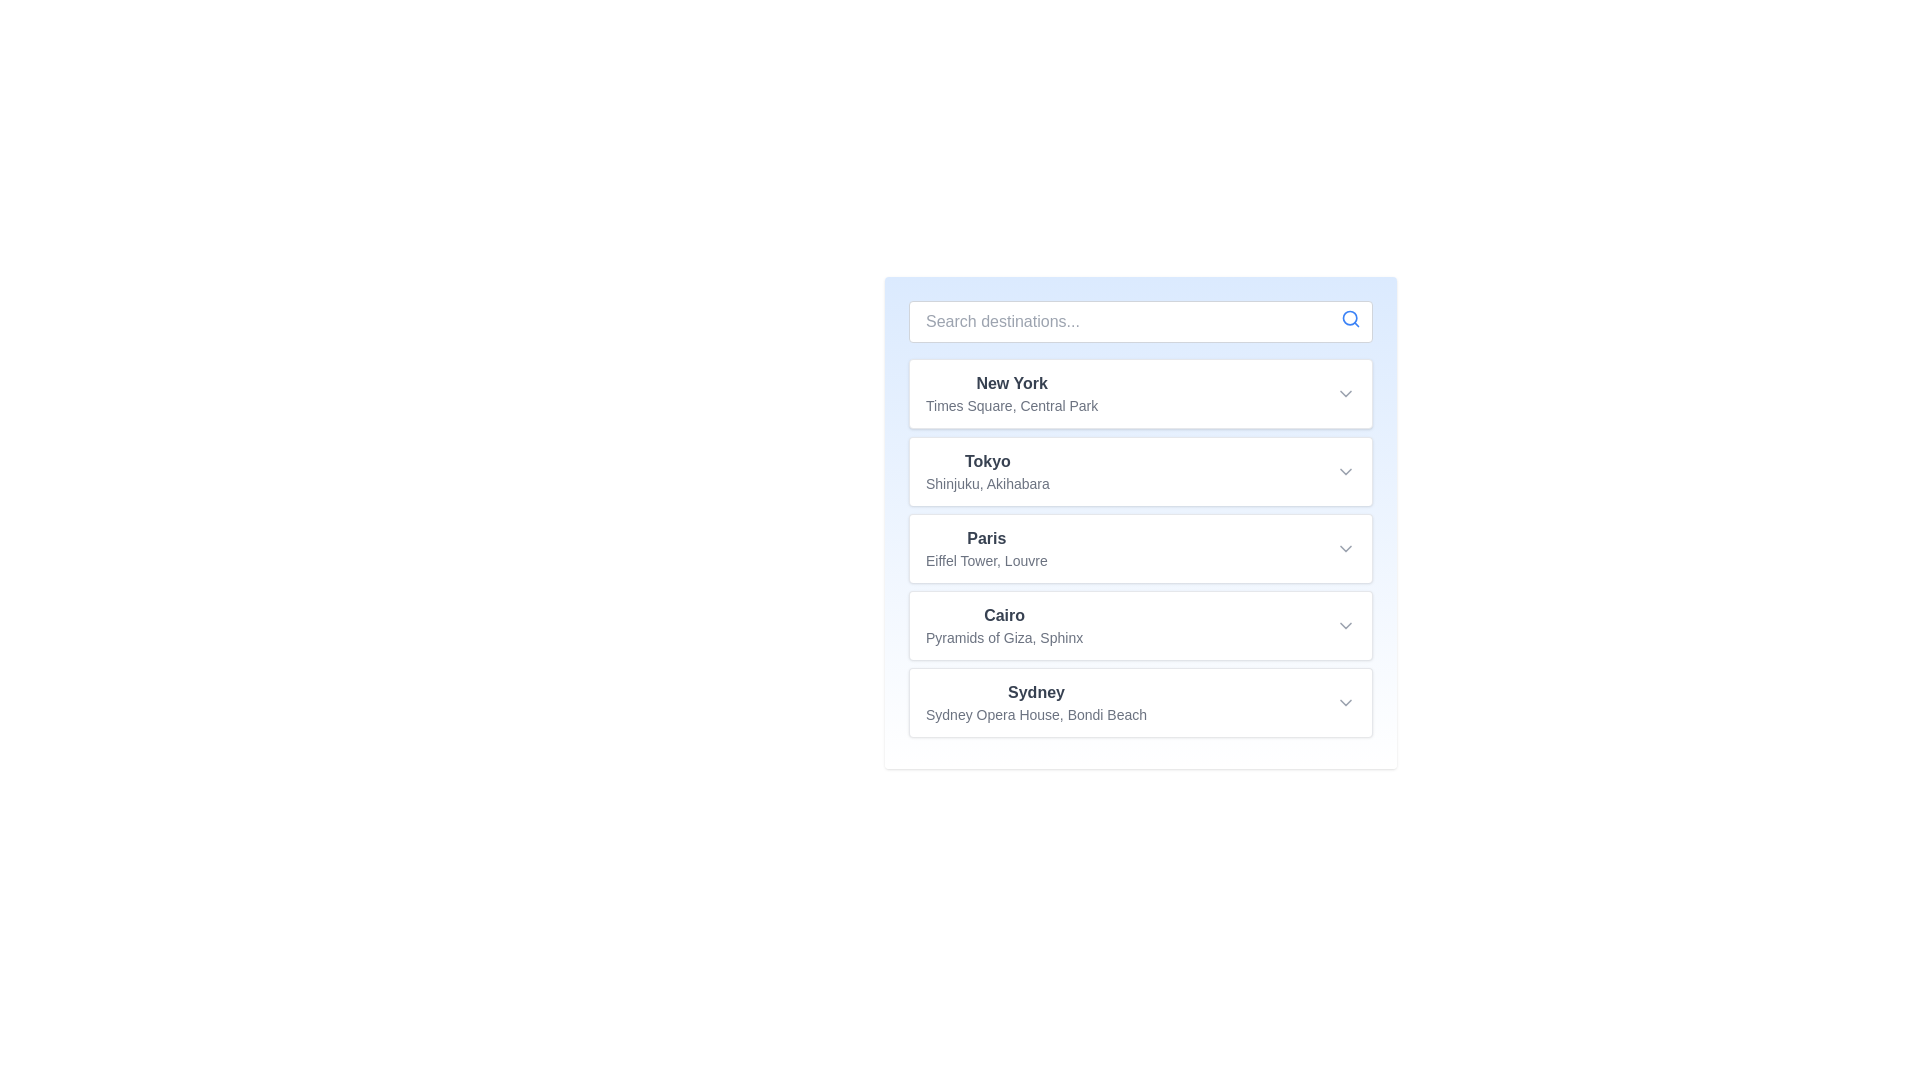 Image resolution: width=1920 pixels, height=1080 pixels. I want to click on the selectable list item for the city 'Paris', so click(1141, 547).